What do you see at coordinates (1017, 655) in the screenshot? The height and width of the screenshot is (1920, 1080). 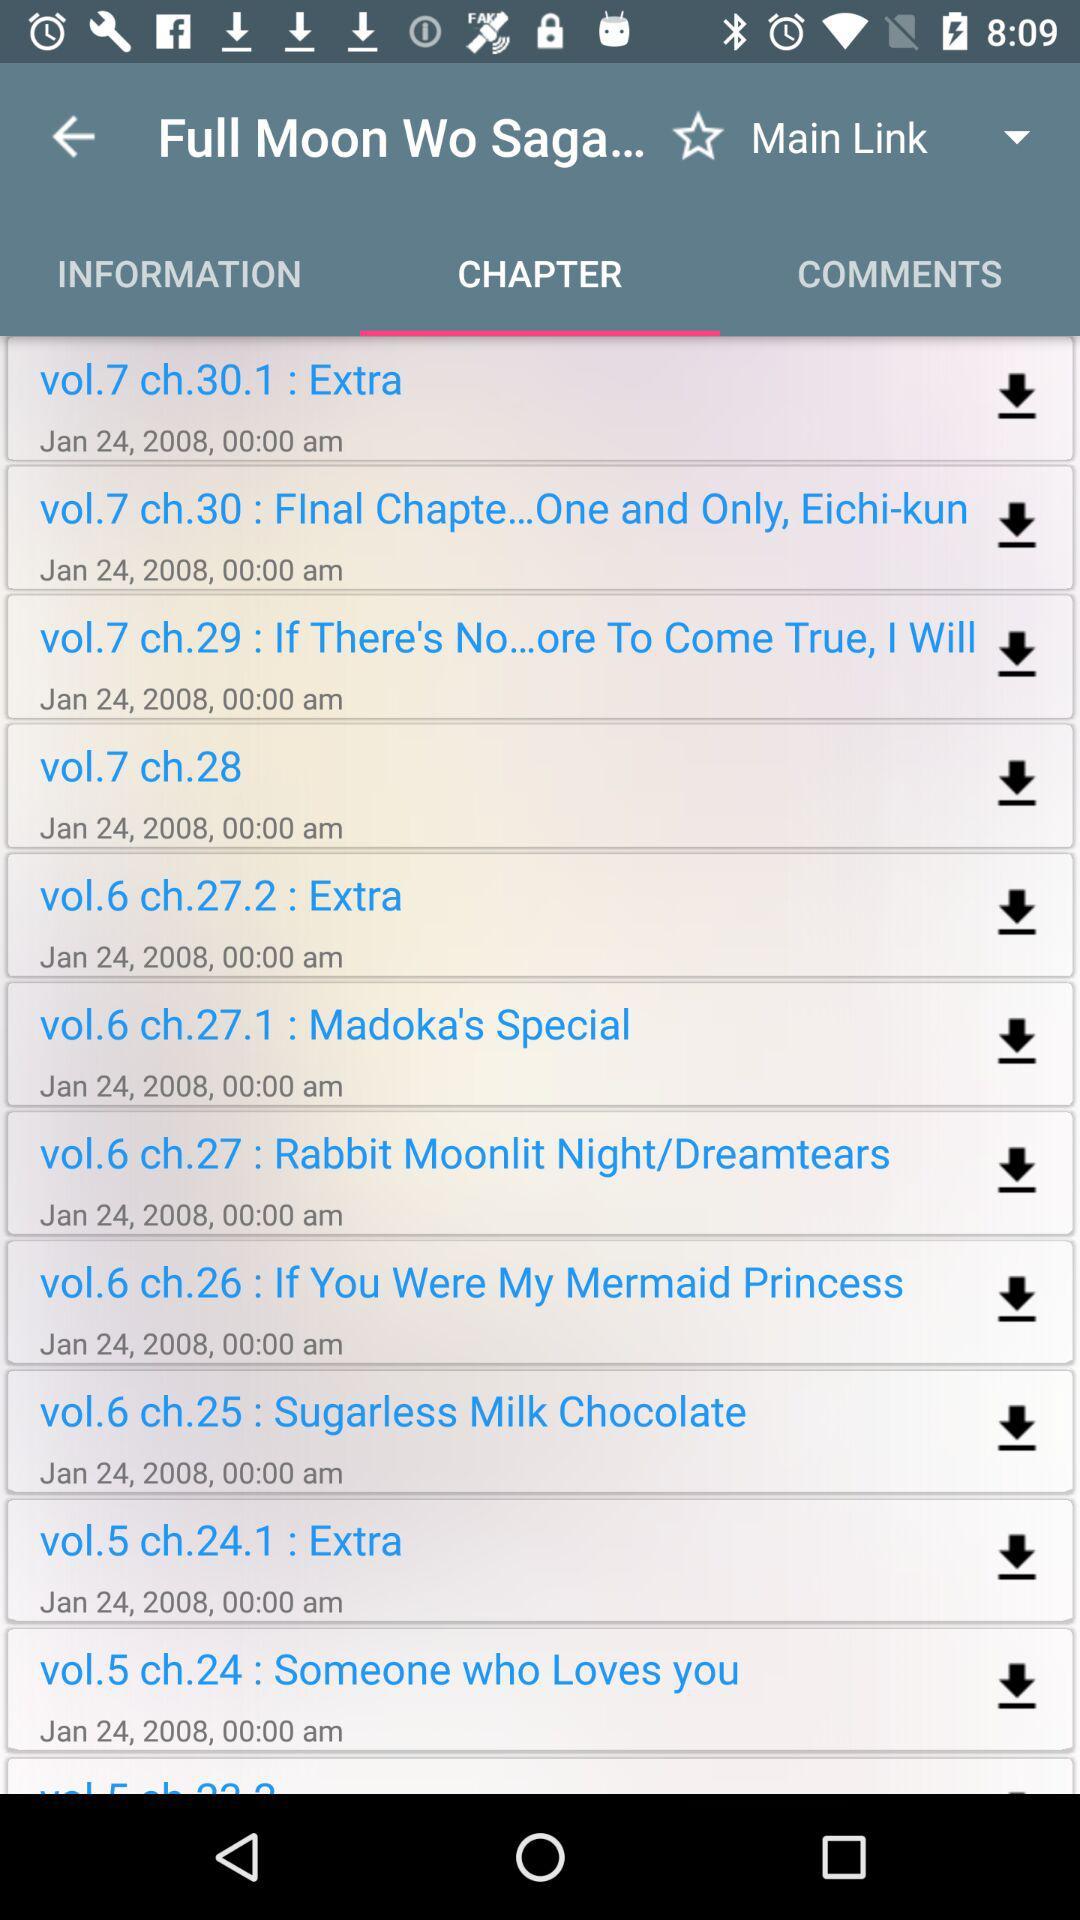 I see `download the file` at bounding box center [1017, 655].